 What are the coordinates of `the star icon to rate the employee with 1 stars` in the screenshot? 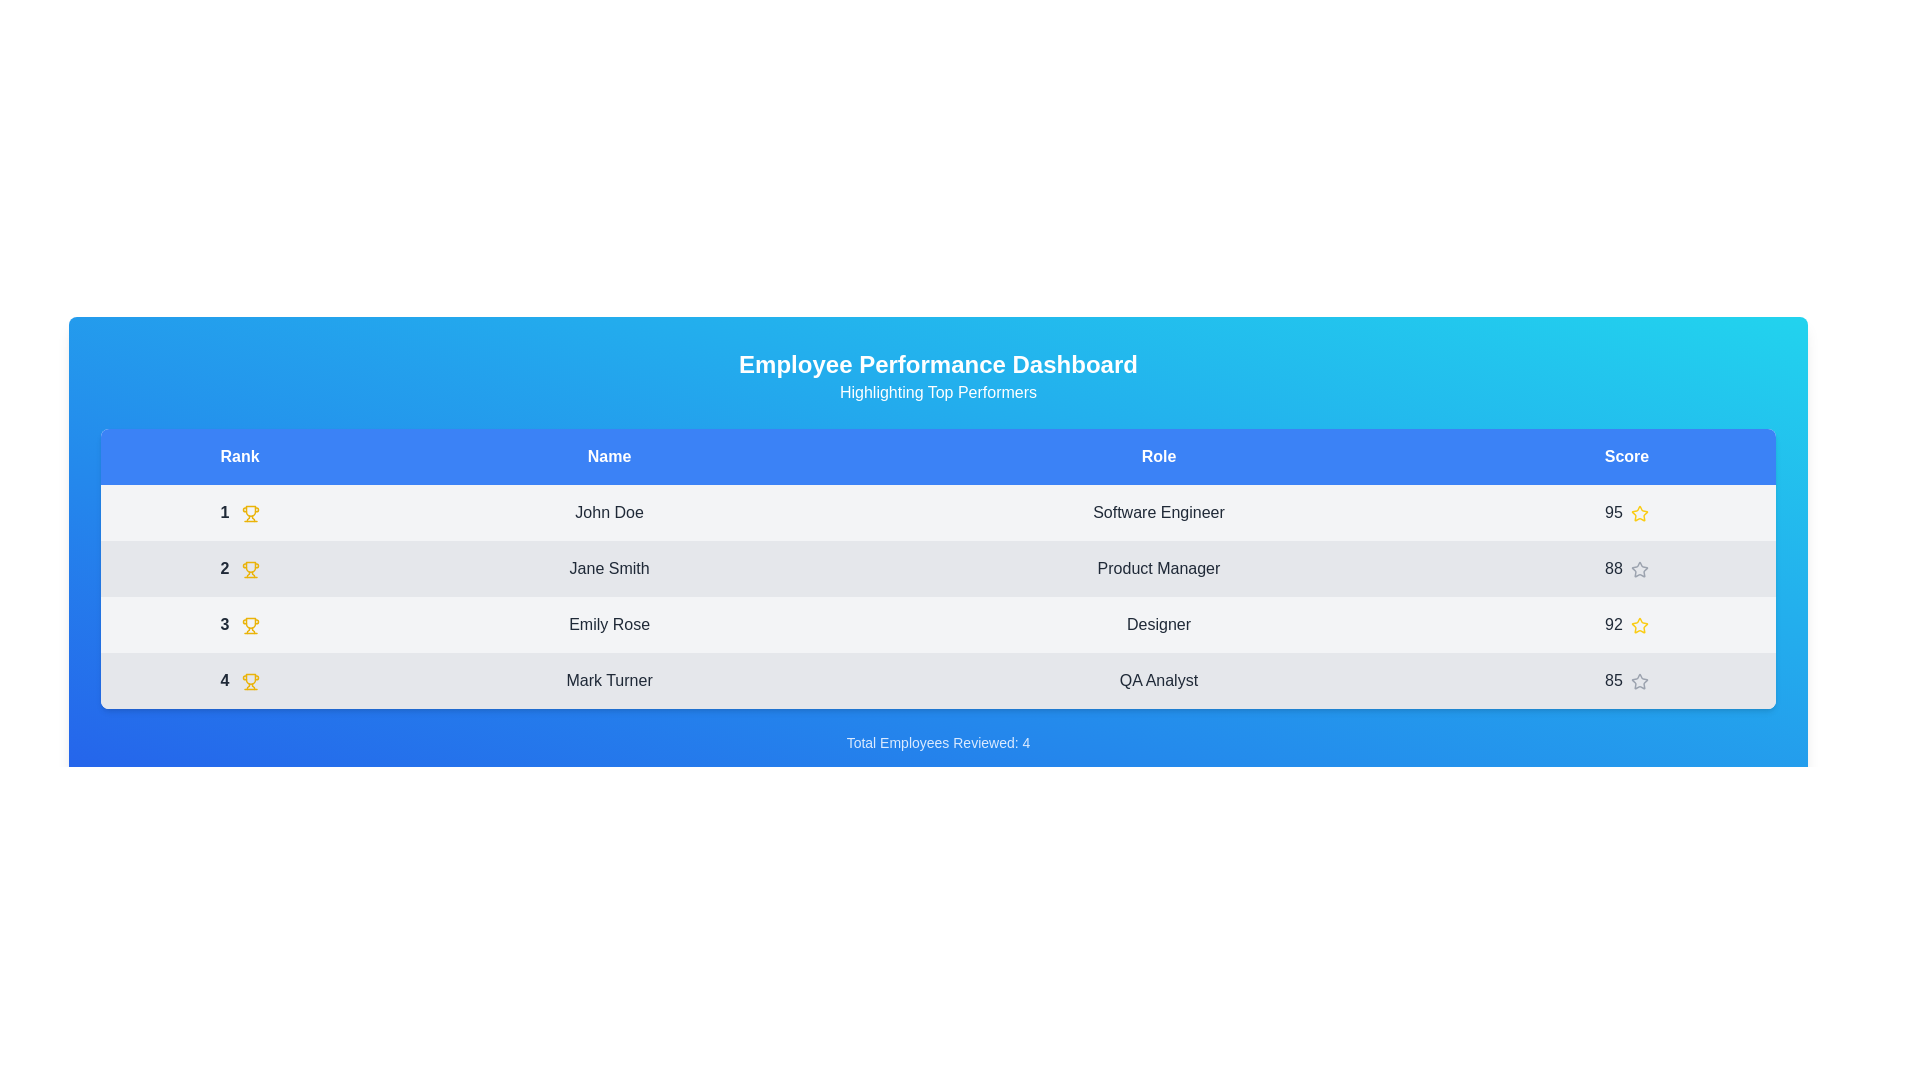 It's located at (1639, 512).